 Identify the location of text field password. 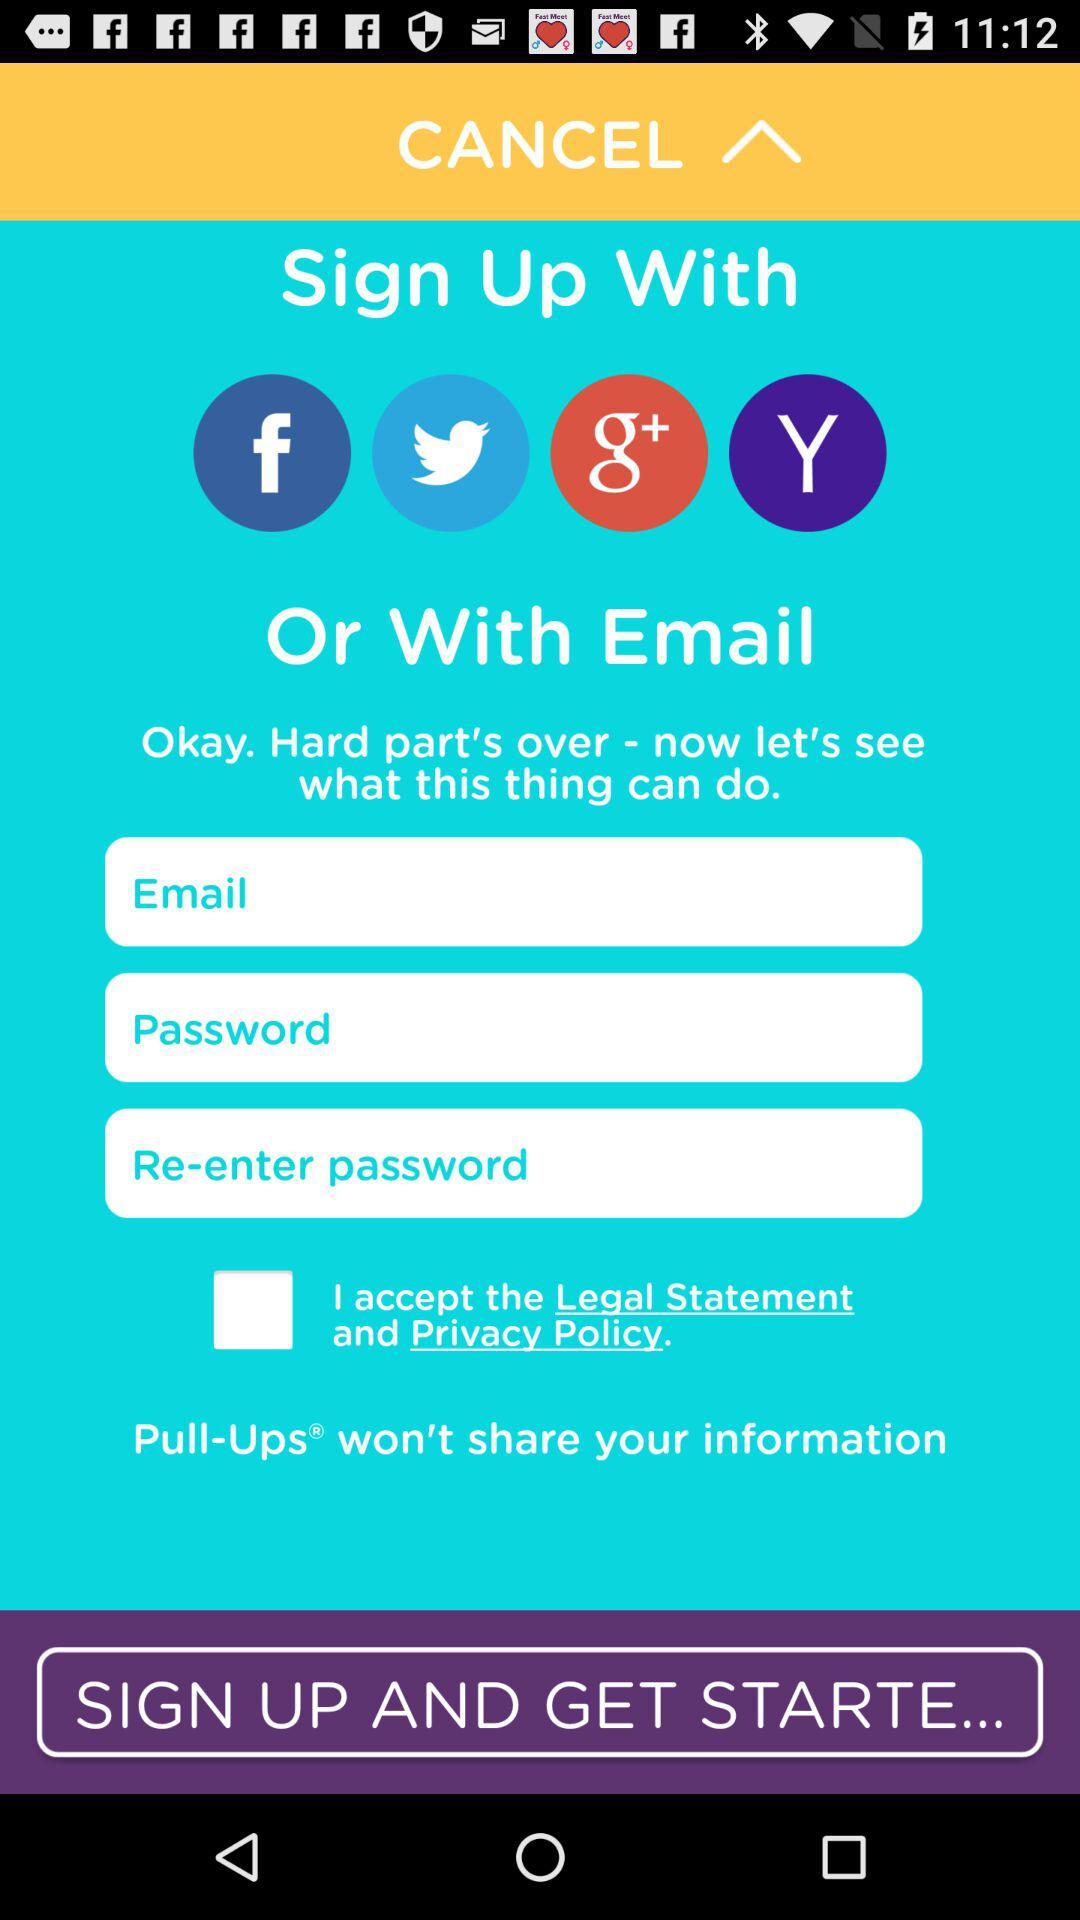
(512, 1027).